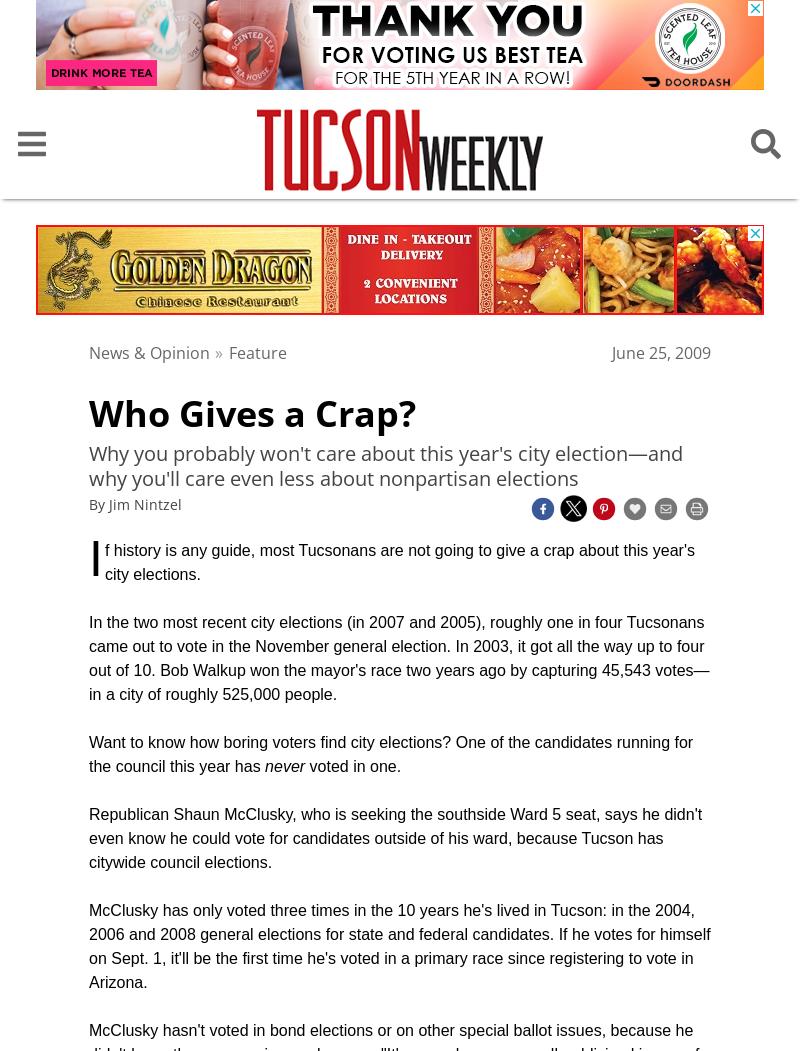  I want to click on 'Jim Nintzel', so click(145, 503).